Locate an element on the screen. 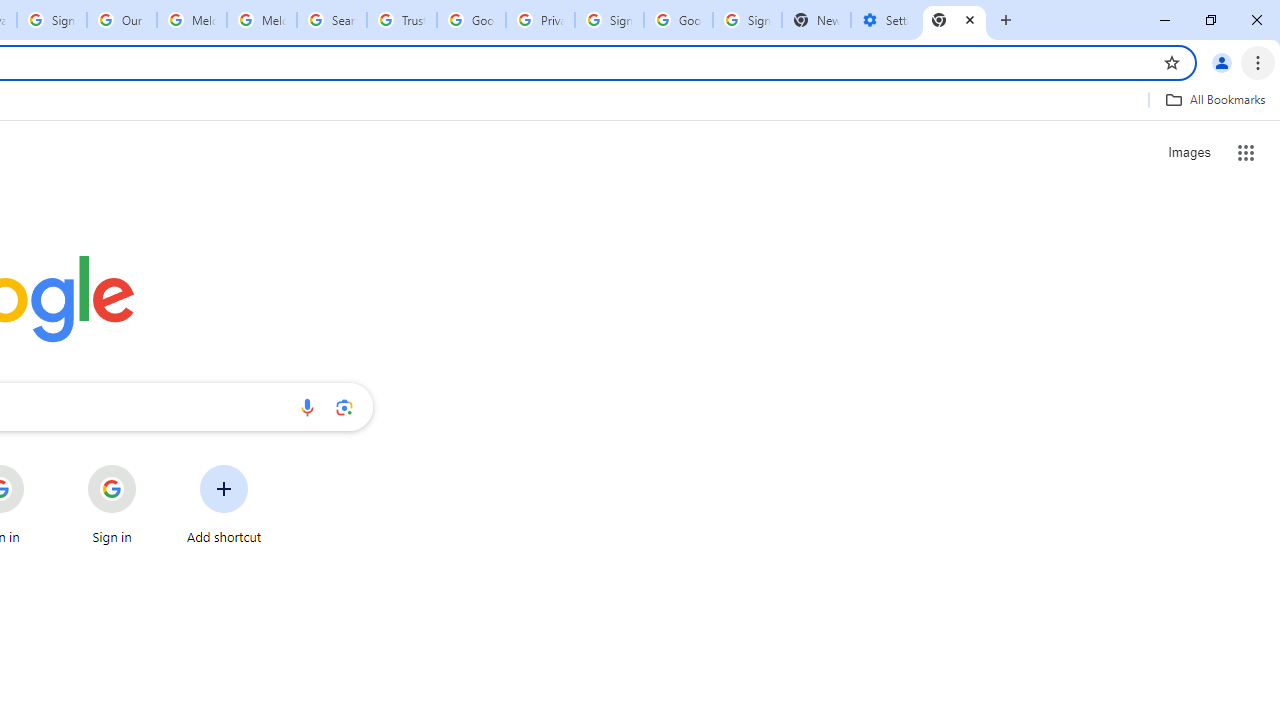  'Settings - Addresses and more' is located at coordinates (884, 20).